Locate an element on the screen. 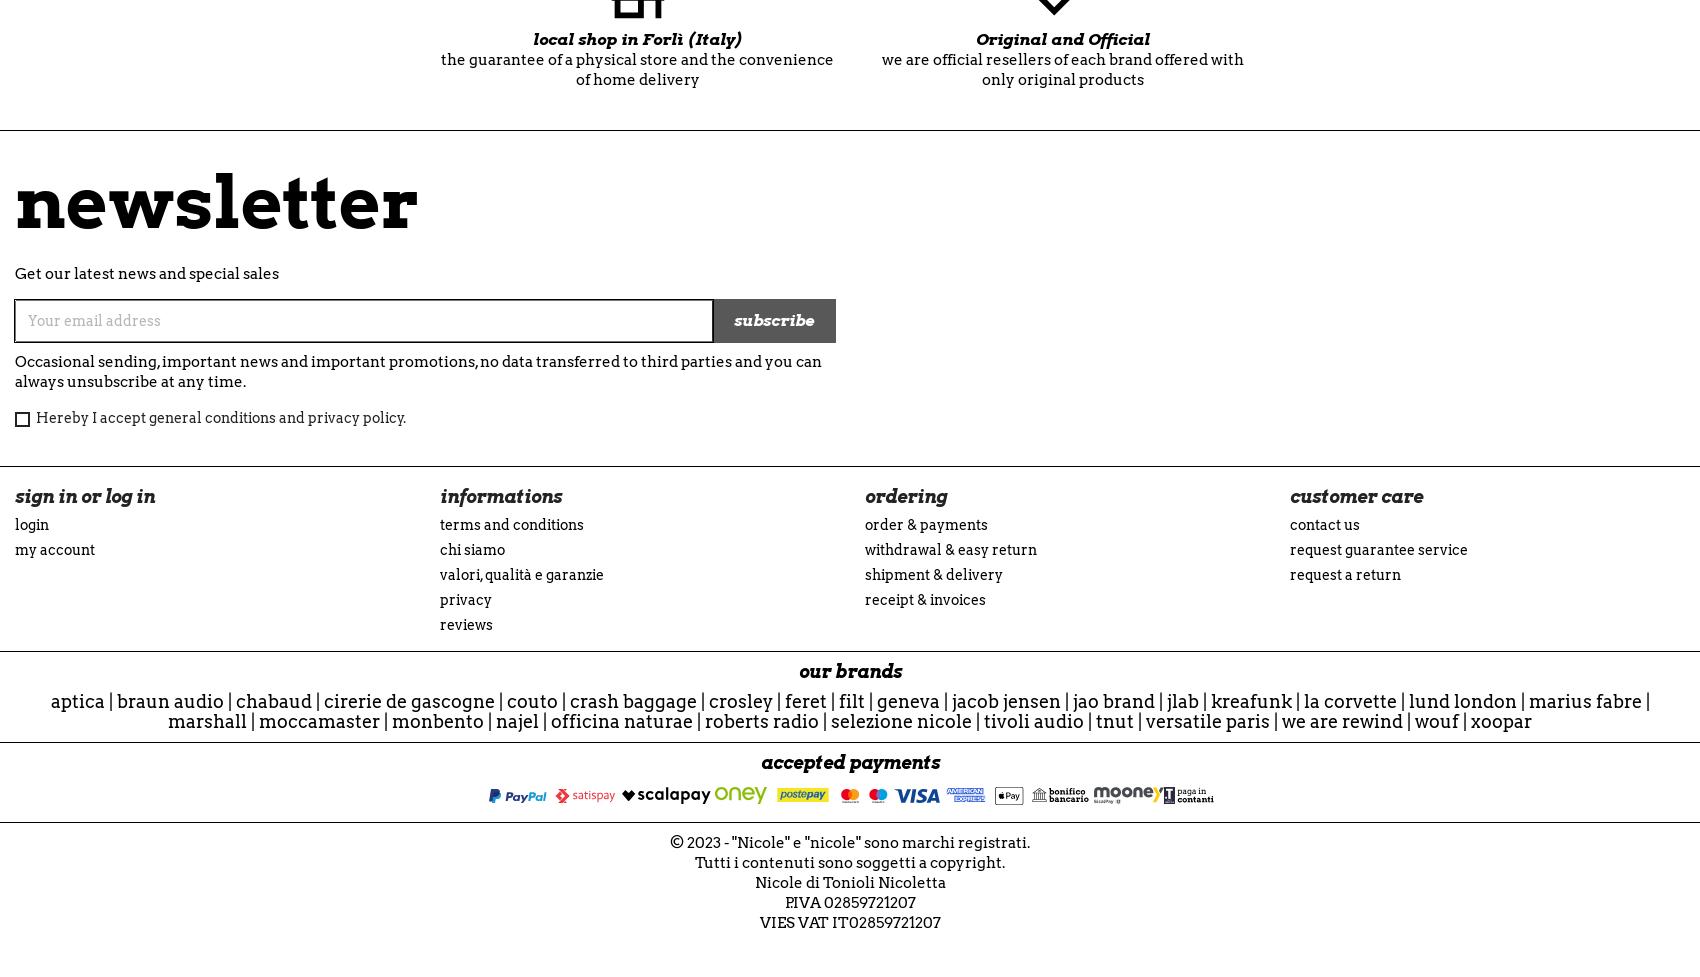 The height and width of the screenshot is (977, 1700). 'Chabaud' is located at coordinates (273, 701).